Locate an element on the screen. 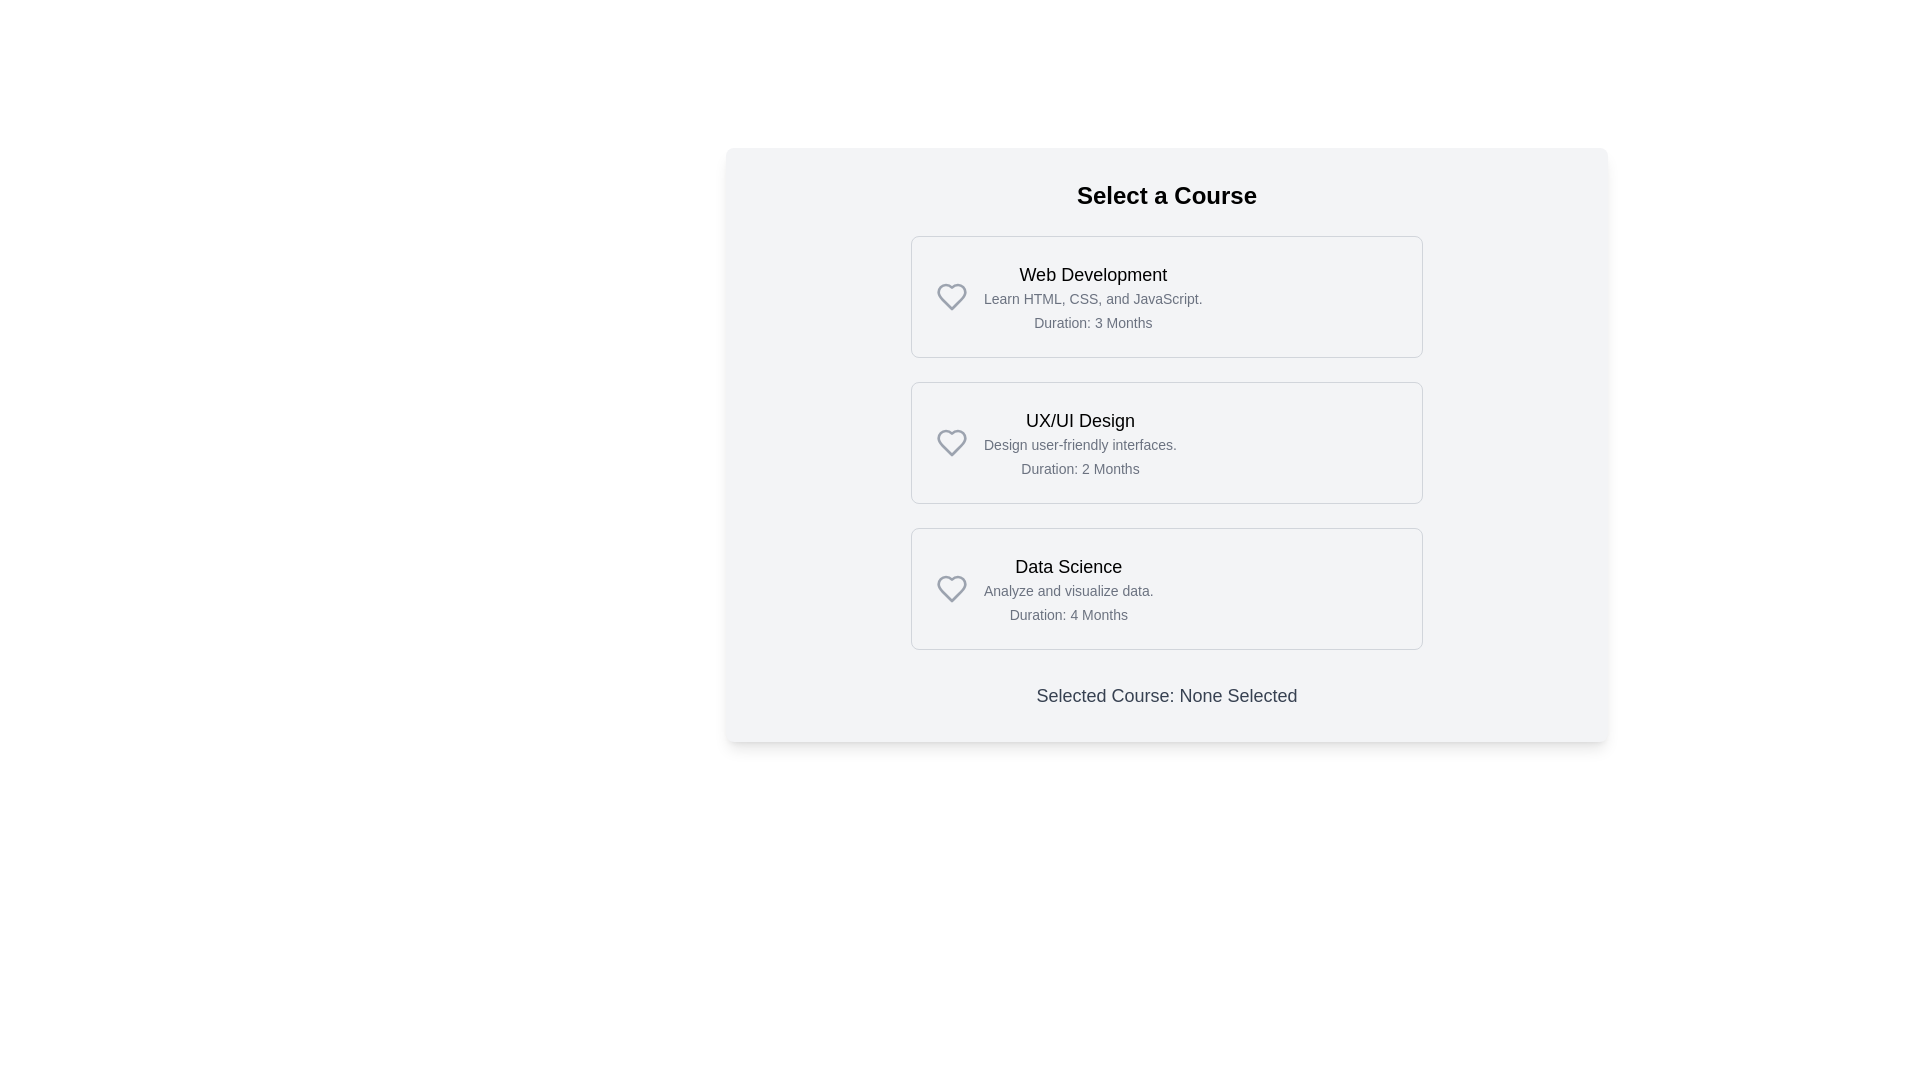 Image resolution: width=1920 pixels, height=1080 pixels. the text label that informs the user about the course duration, located below the course description text in the Web Development card is located at coordinates (1092, 322).